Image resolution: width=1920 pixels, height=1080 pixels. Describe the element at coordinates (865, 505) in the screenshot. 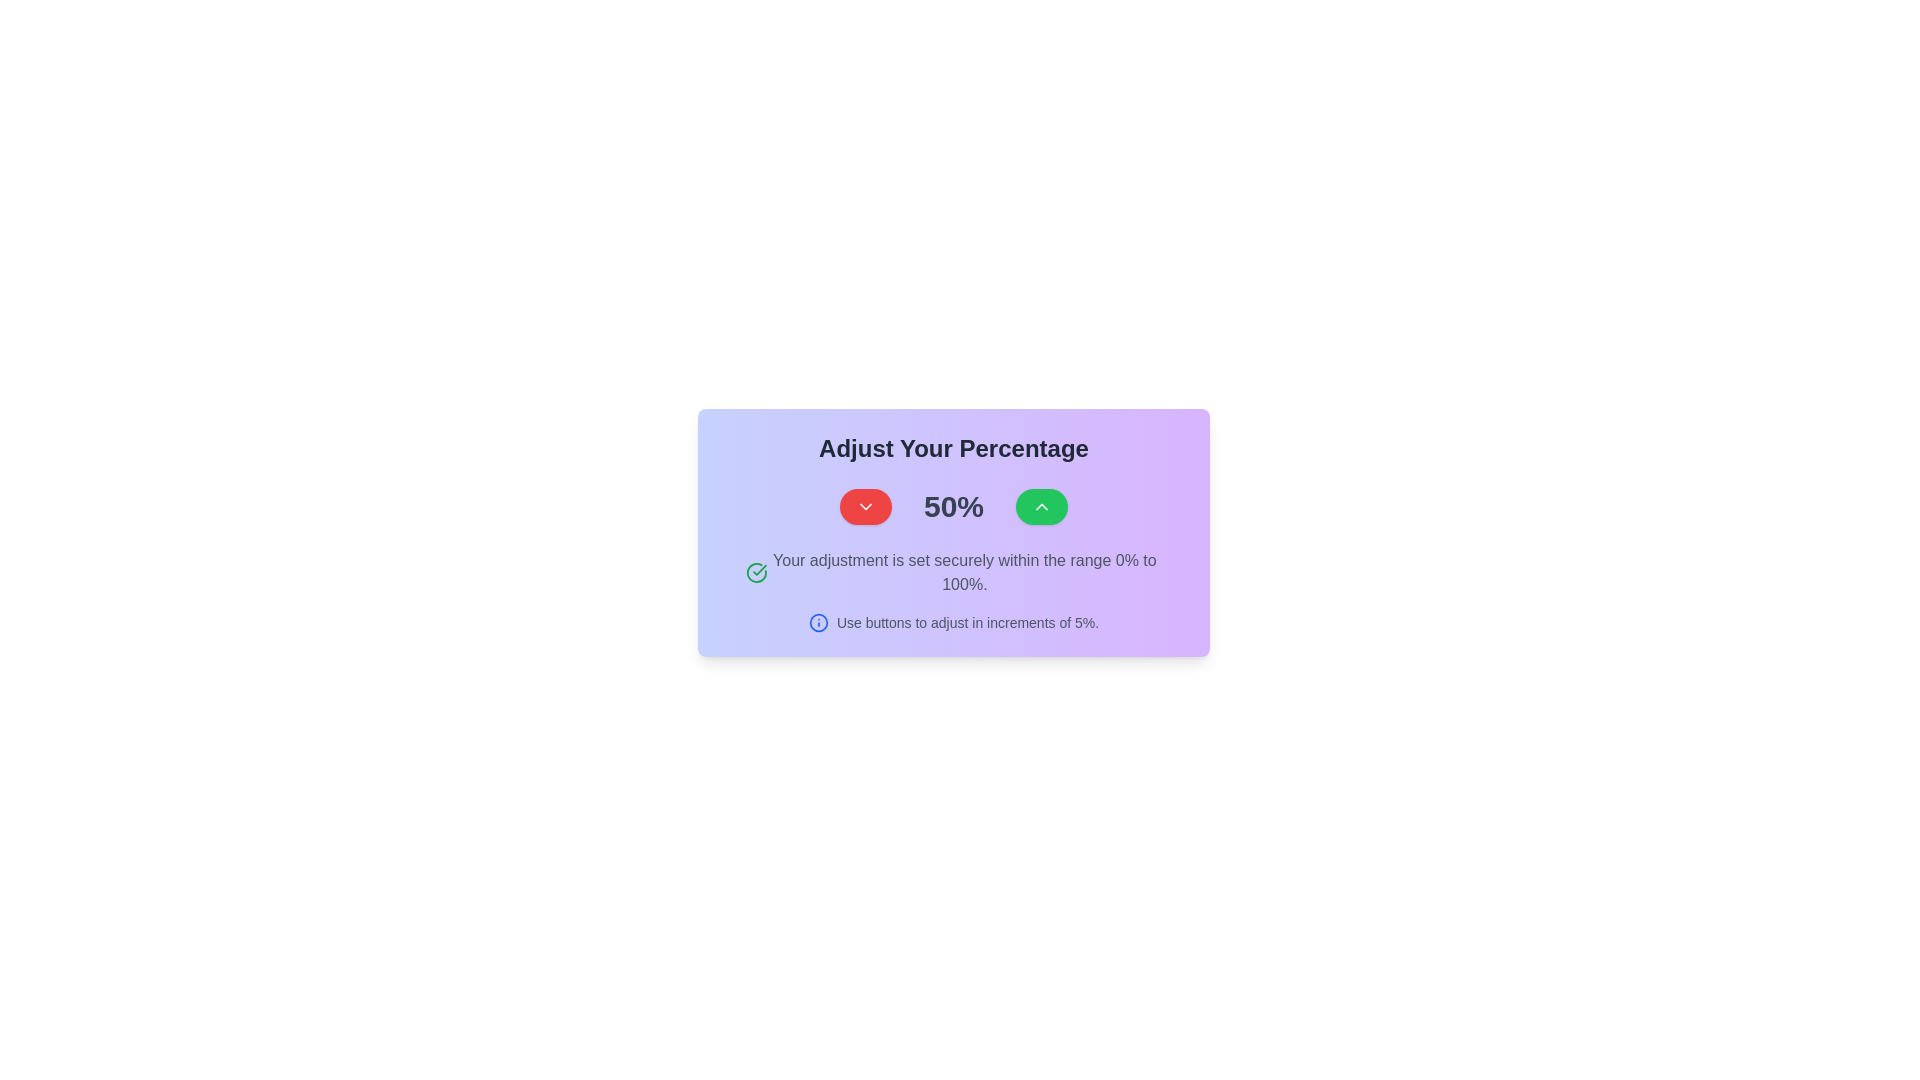

I see `the chevron icon located centrally within the rounded red button on the left side of the control panel` at that location.